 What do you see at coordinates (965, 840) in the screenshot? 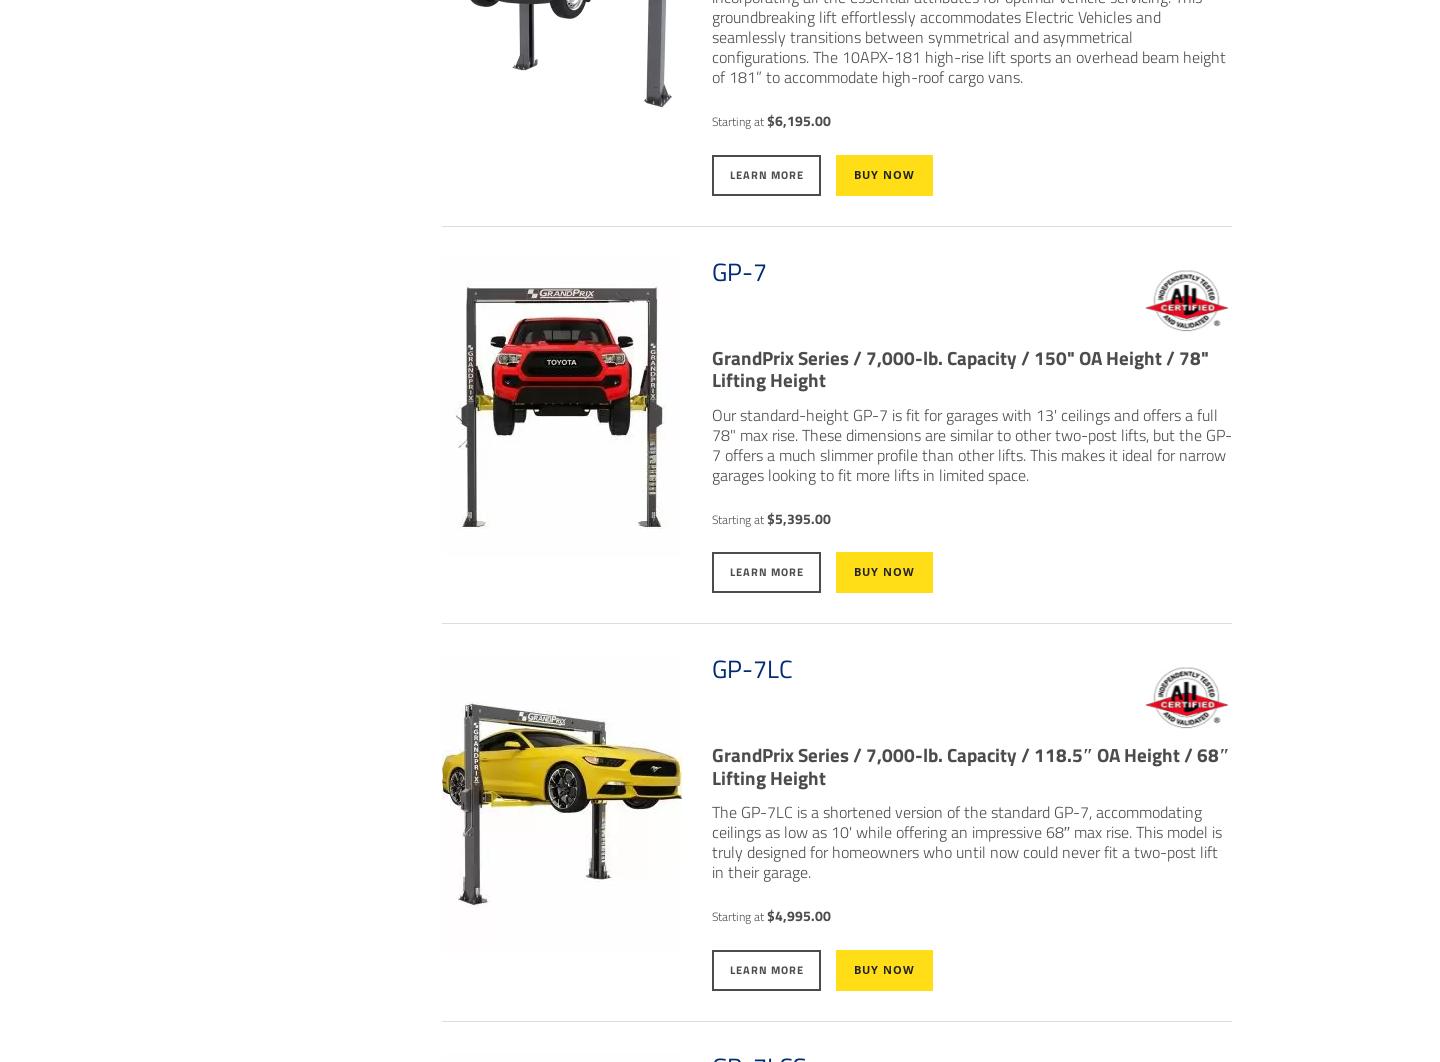
I see `'The GP-7LC is a shortened version of the standard GP-7, accommodating ceilings as low as 10' while offering an impressive 68″ max rise. This model is truly designed for homeowners who until now could never fit a two-post lift in their garage.'` at bounding box center [965, 840].